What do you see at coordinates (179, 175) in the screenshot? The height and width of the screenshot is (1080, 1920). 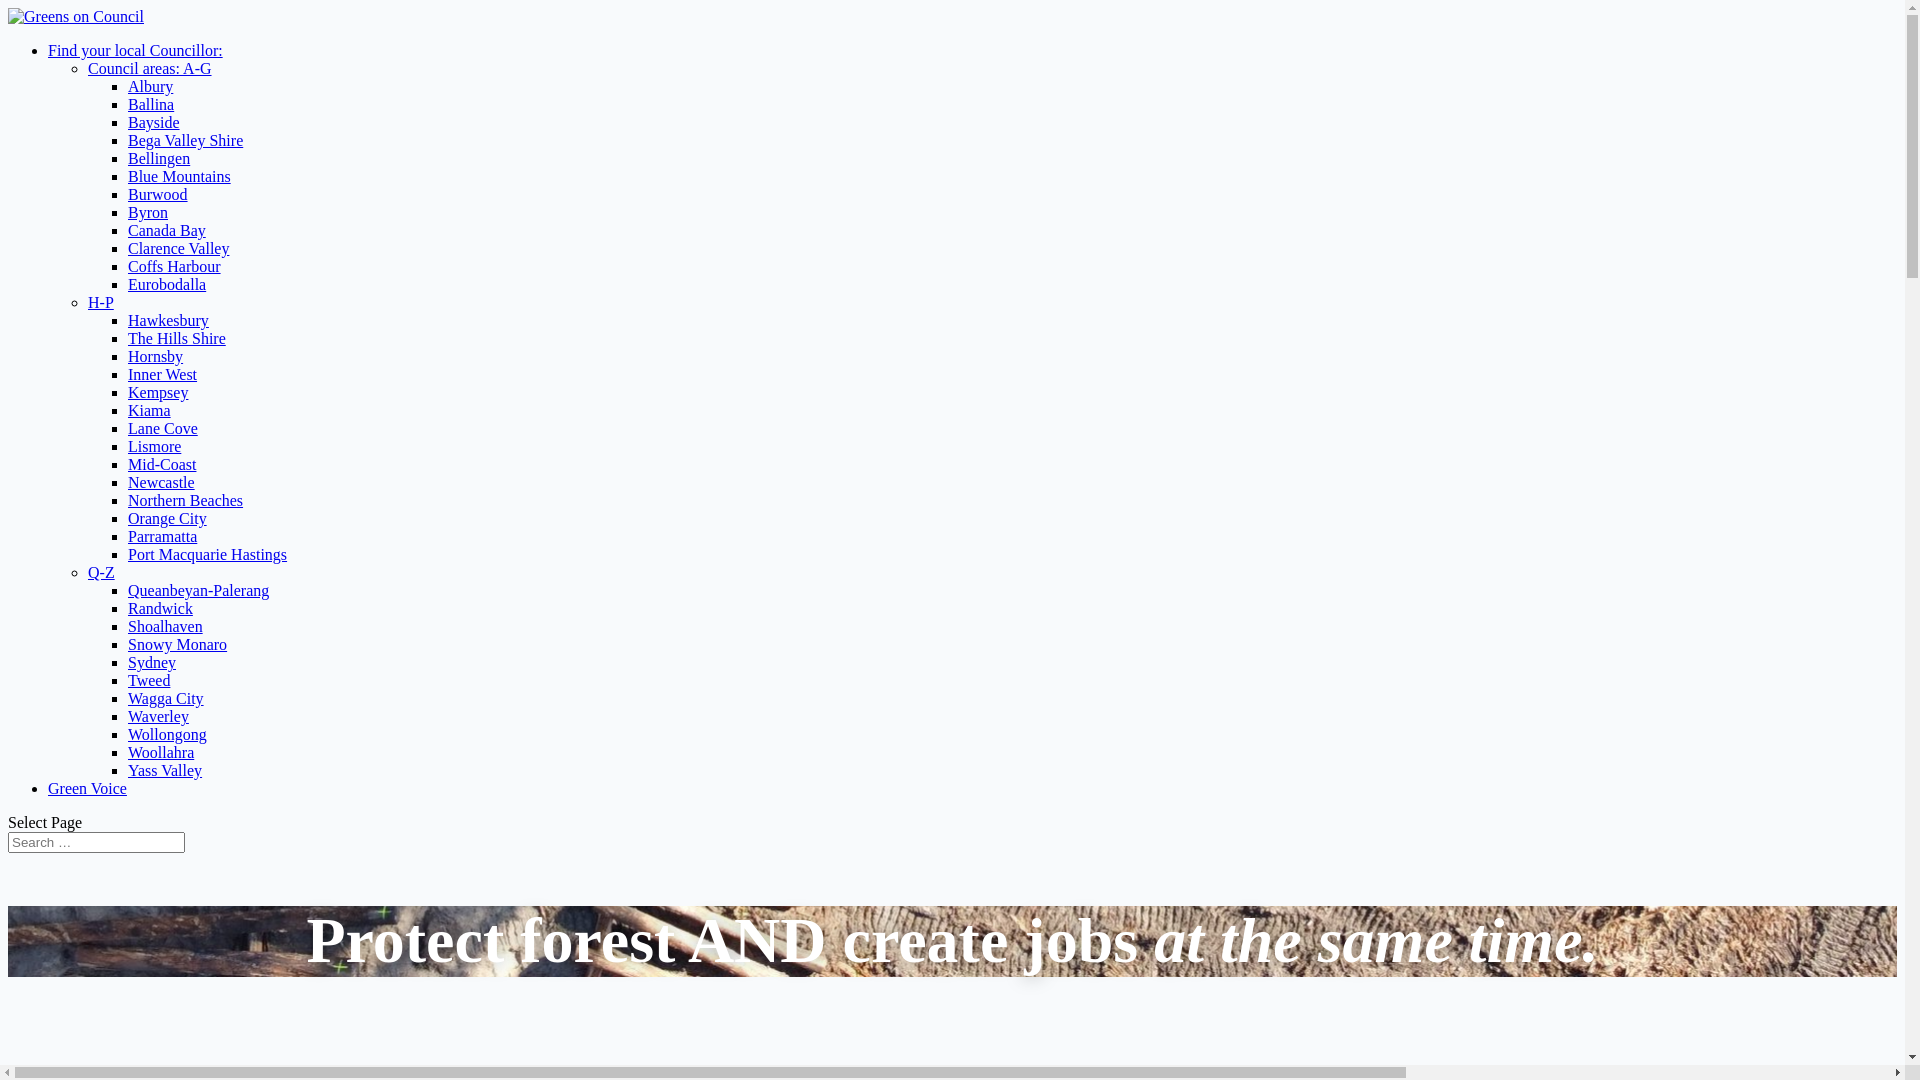 I see `'Blue Mountains'` at bounding box center [179, 175].